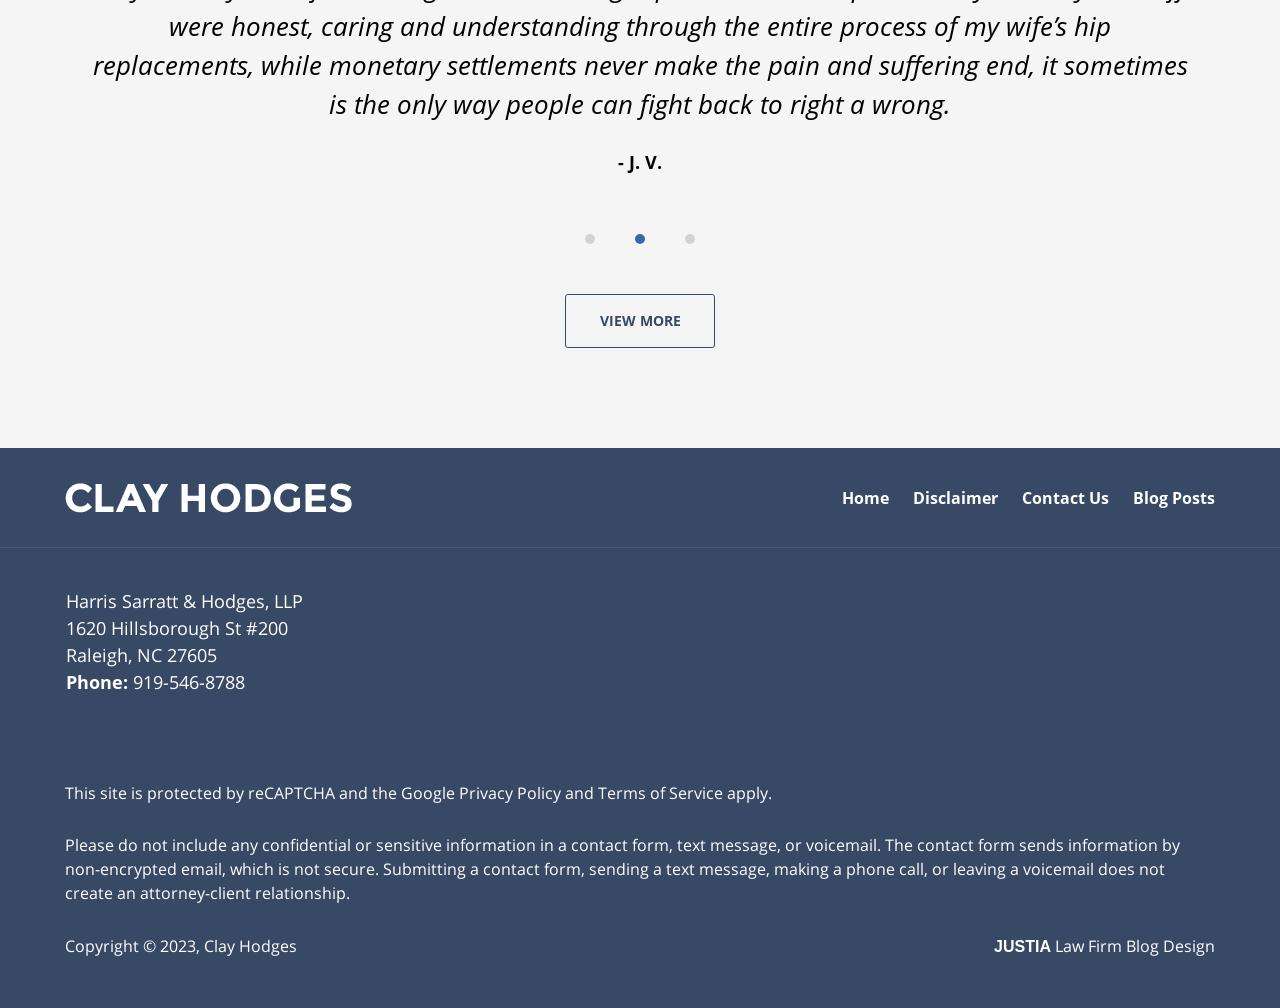 The height and width of the screenshot is (1008, 1280). What do you see at coordinates (621, 864) in the screenshot?
I see `'Please do not include any confidential or sensitive information in a contact form, text message, or voicemail. The contact form sends information by non-encrypted email, which is not secure. Submitting a contact form, sending a text message, making a phone call, or leaving a voicemail does not create an attorney-client relationship.'` at bounding box center [621, 864].